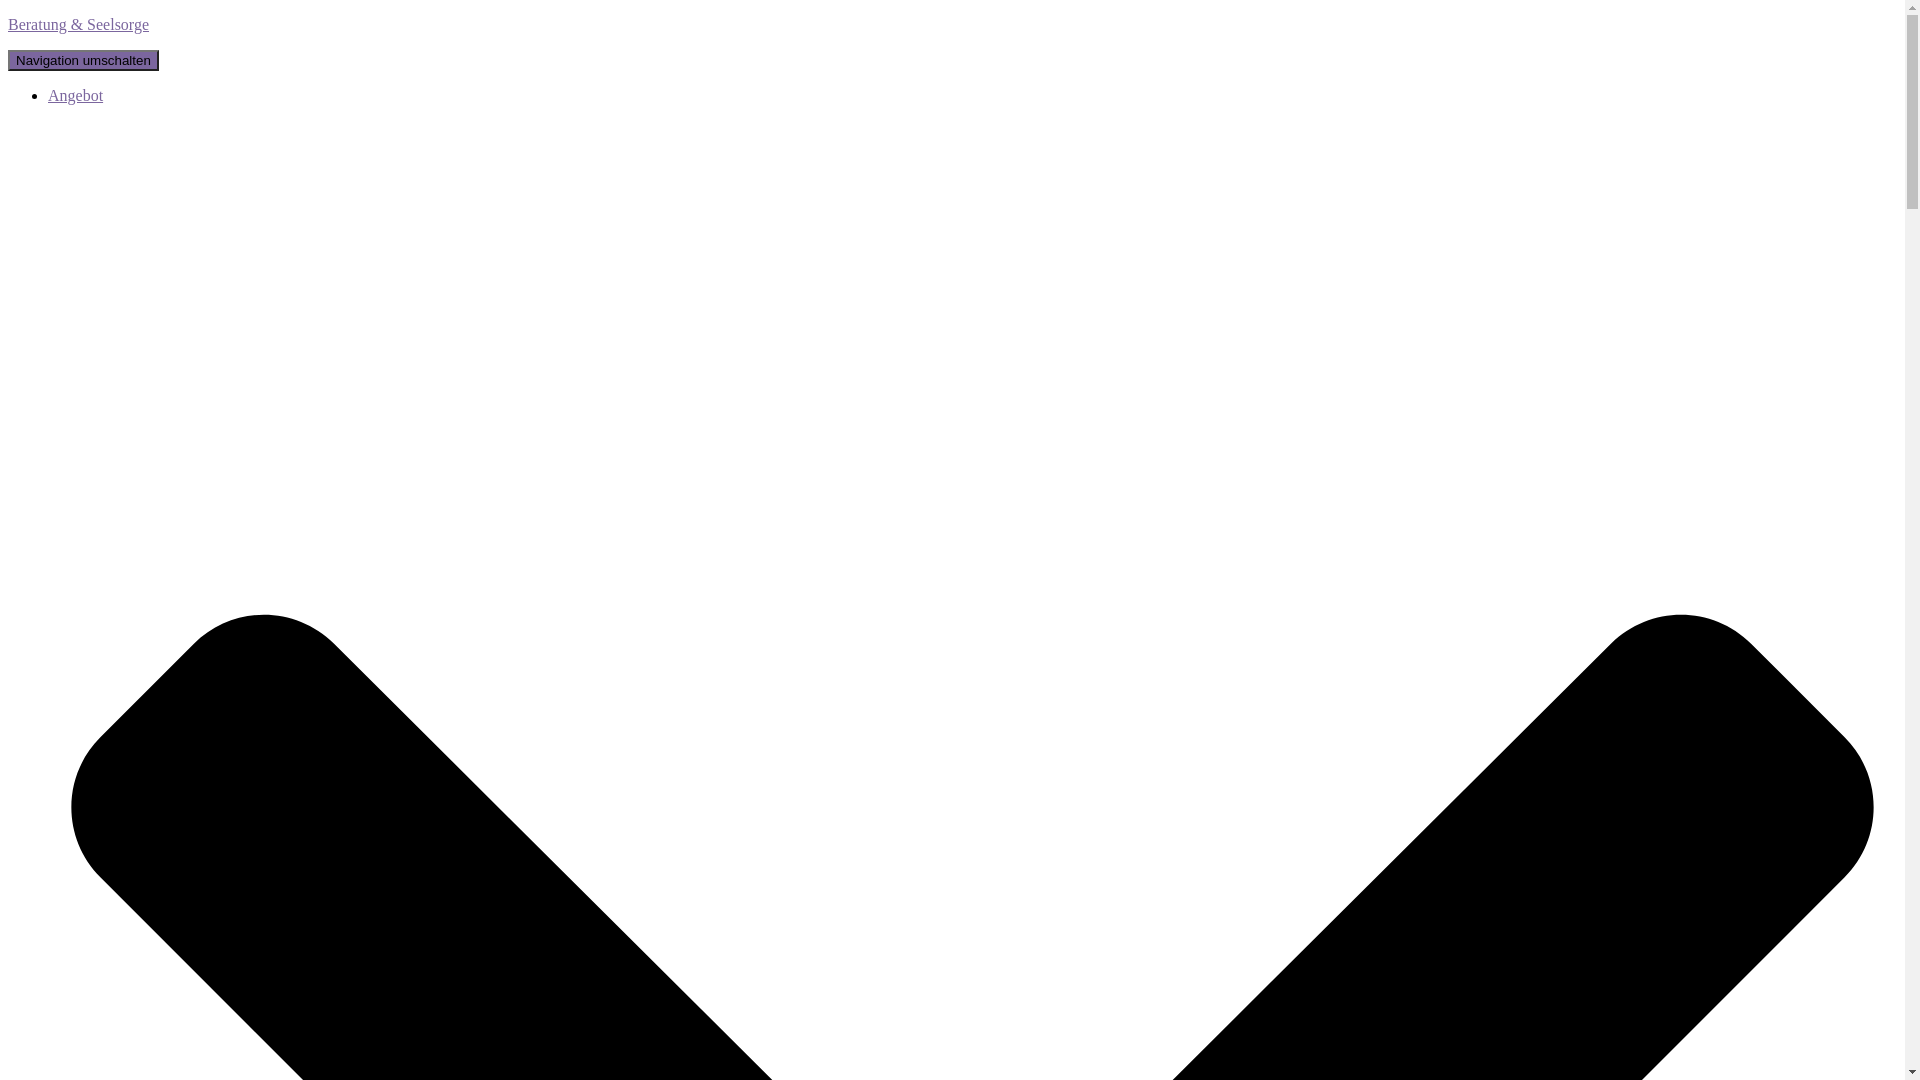 The width and height of the screenshot is (1920, 1080). I want to click on 'Navigation umschalten', so click(82, 59).